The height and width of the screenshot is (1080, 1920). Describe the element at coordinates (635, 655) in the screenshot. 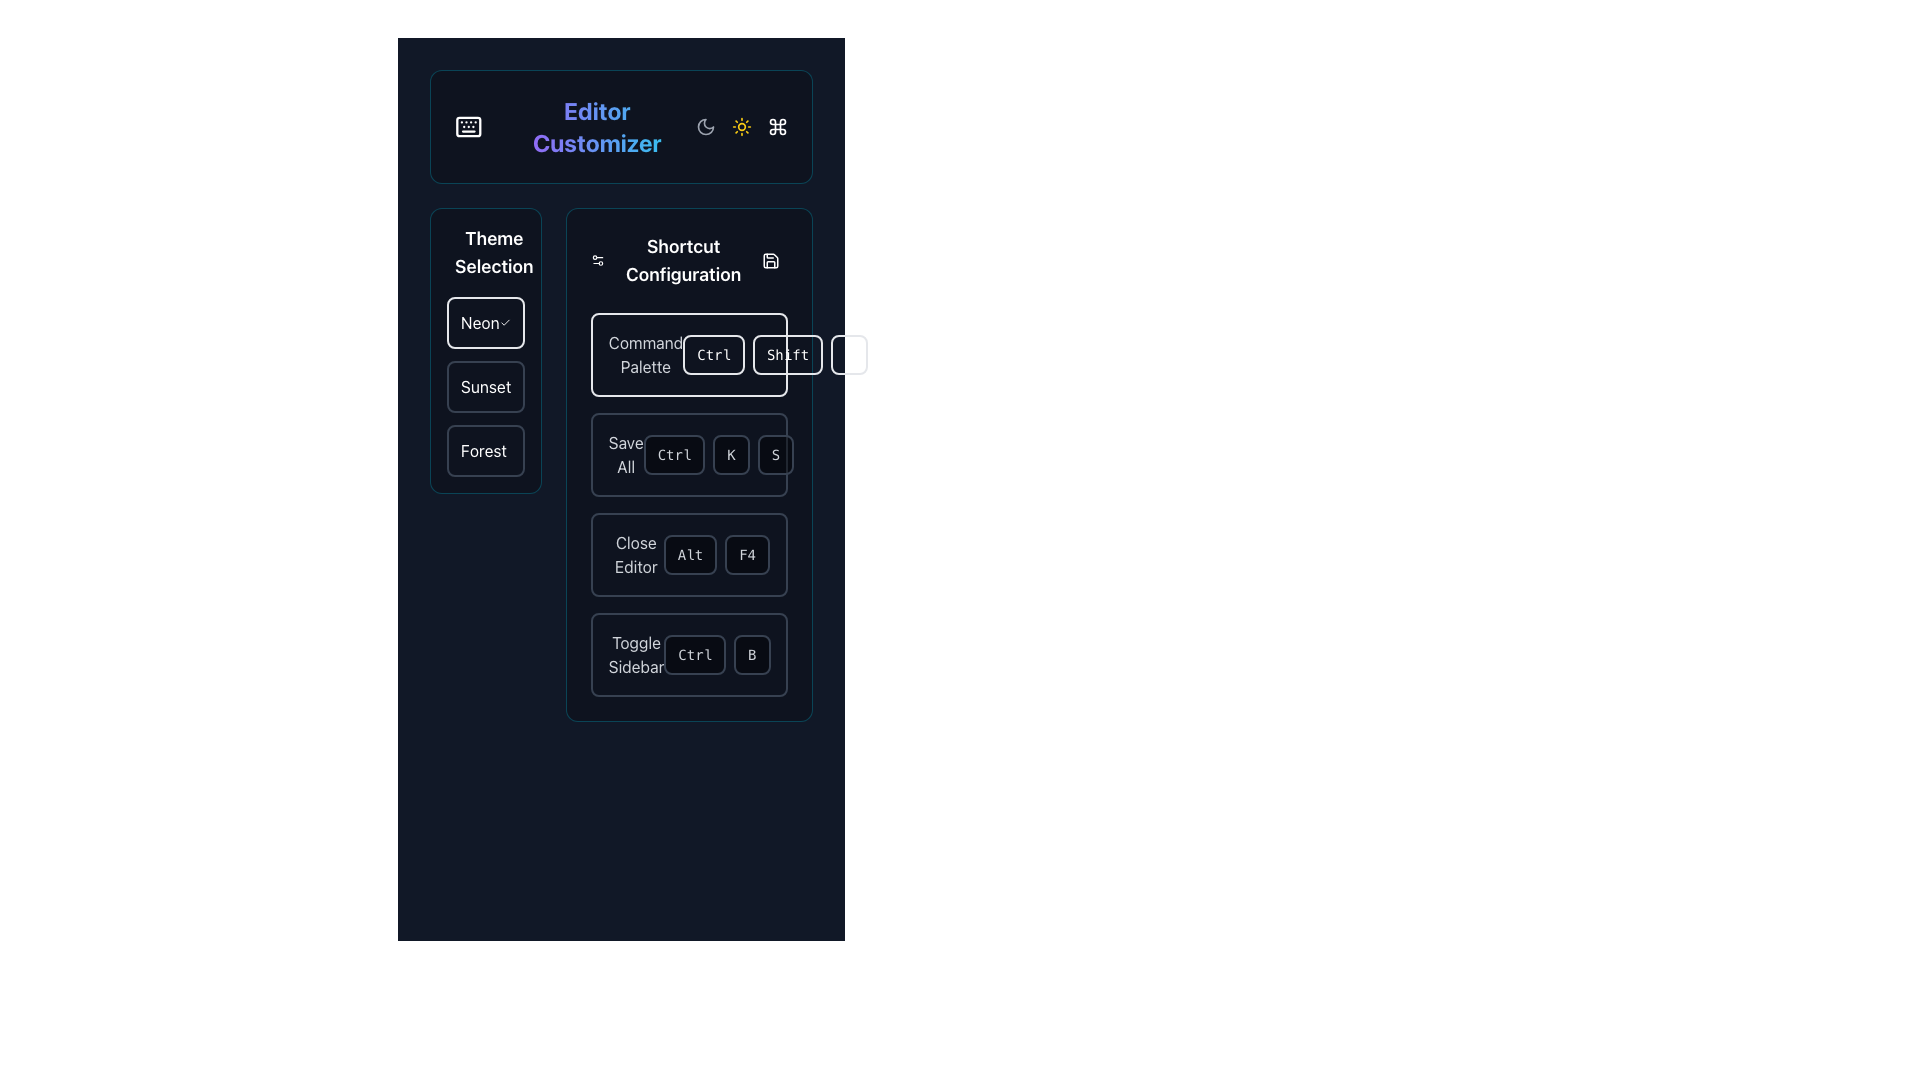

I see `the Text label that describes the shortcut functionality for toggling the sidebar, located at the bottom of the 'Shortcut Configuration' column, adjacent to the 'Ctrl' and 'B' keys` at that location.